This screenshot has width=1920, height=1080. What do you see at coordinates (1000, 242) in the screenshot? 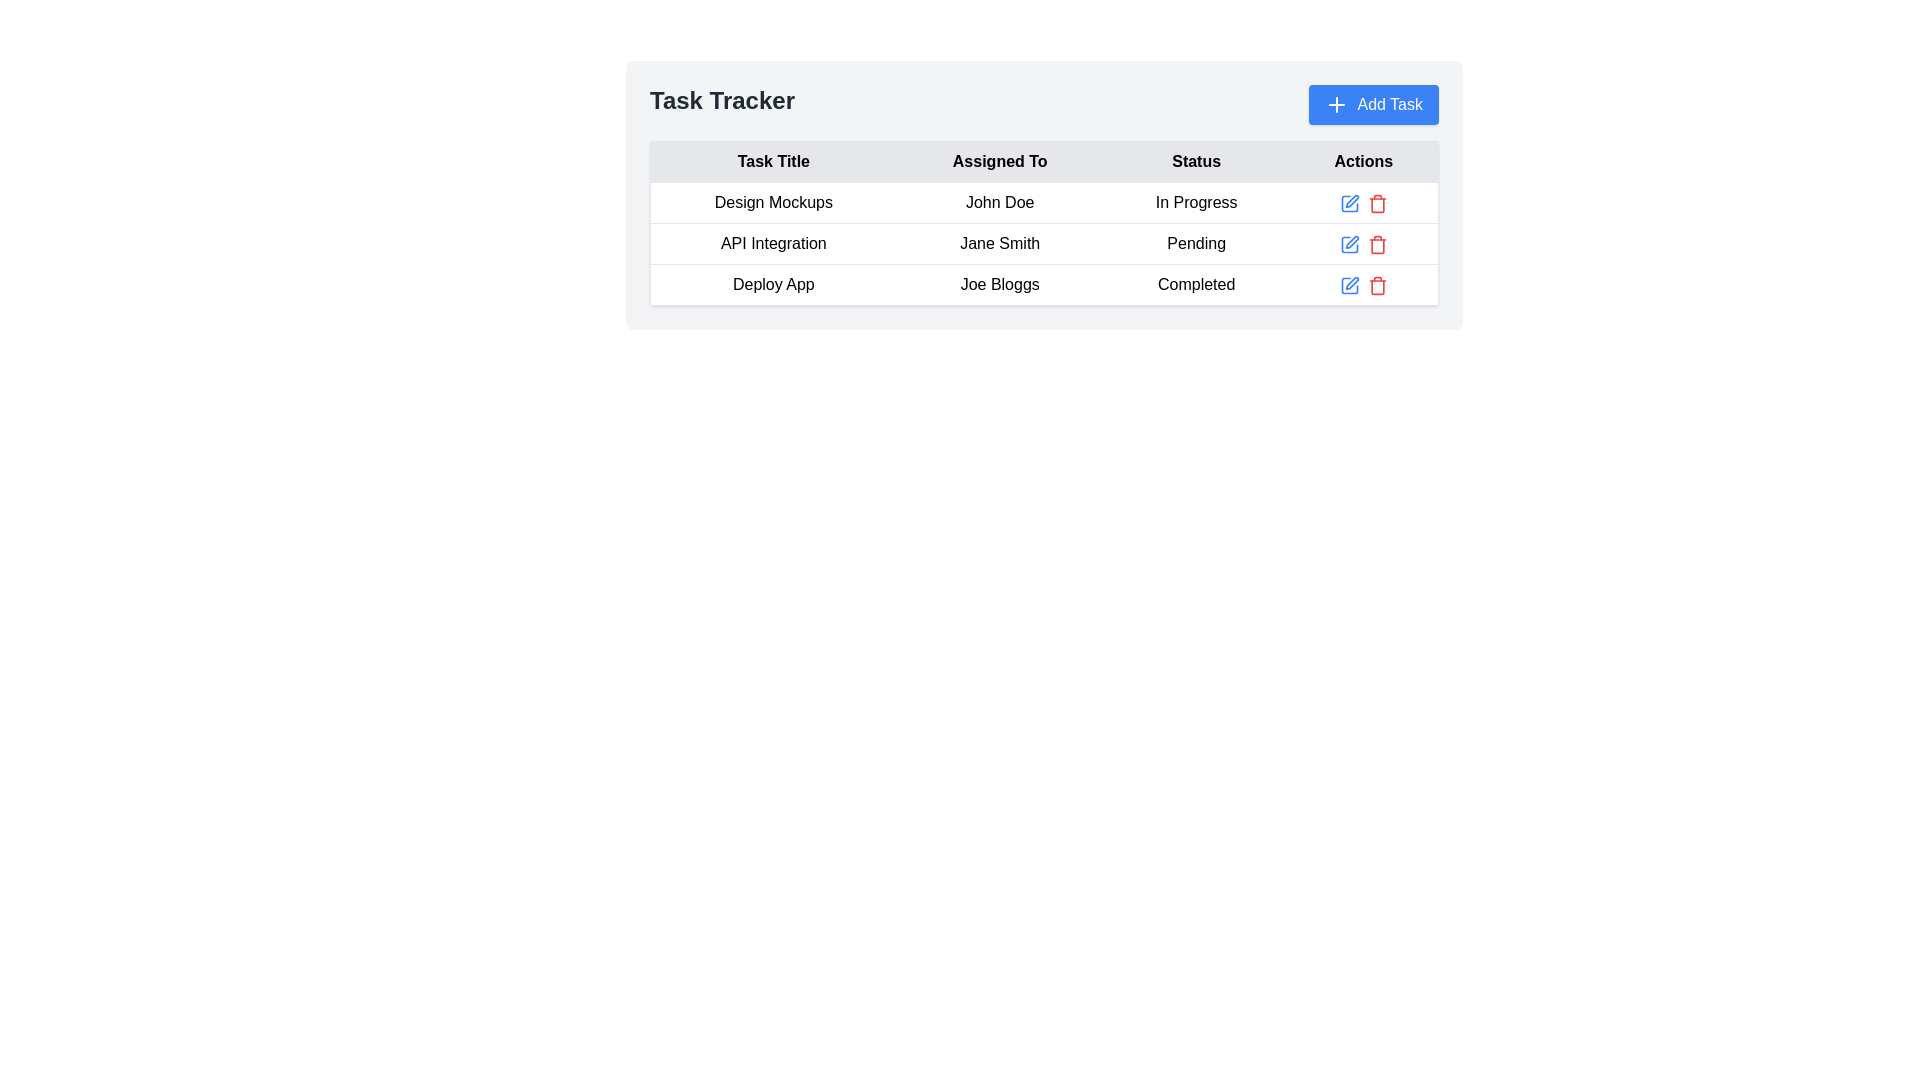
I see `the text component displaying 'Jane Smith' in the second row of the data table under the 'Assigned To' column` at bounding box center [1000, 242].